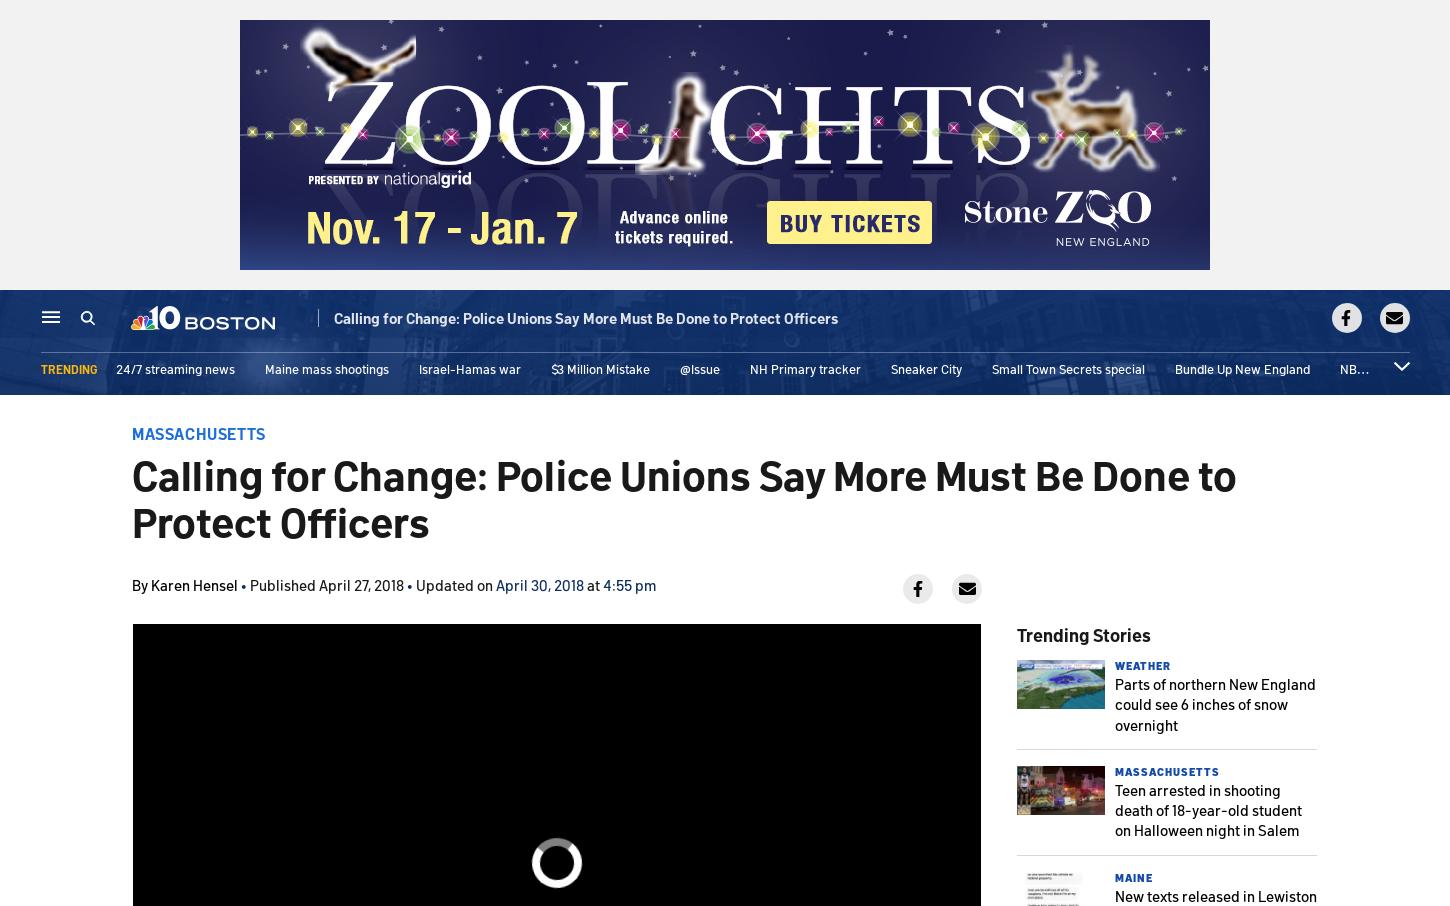 This screenshot has width=1450, height=906. Describe the element at coordinates (628, 583) in the screenshot. I see `'4:55 pm'` at that location.